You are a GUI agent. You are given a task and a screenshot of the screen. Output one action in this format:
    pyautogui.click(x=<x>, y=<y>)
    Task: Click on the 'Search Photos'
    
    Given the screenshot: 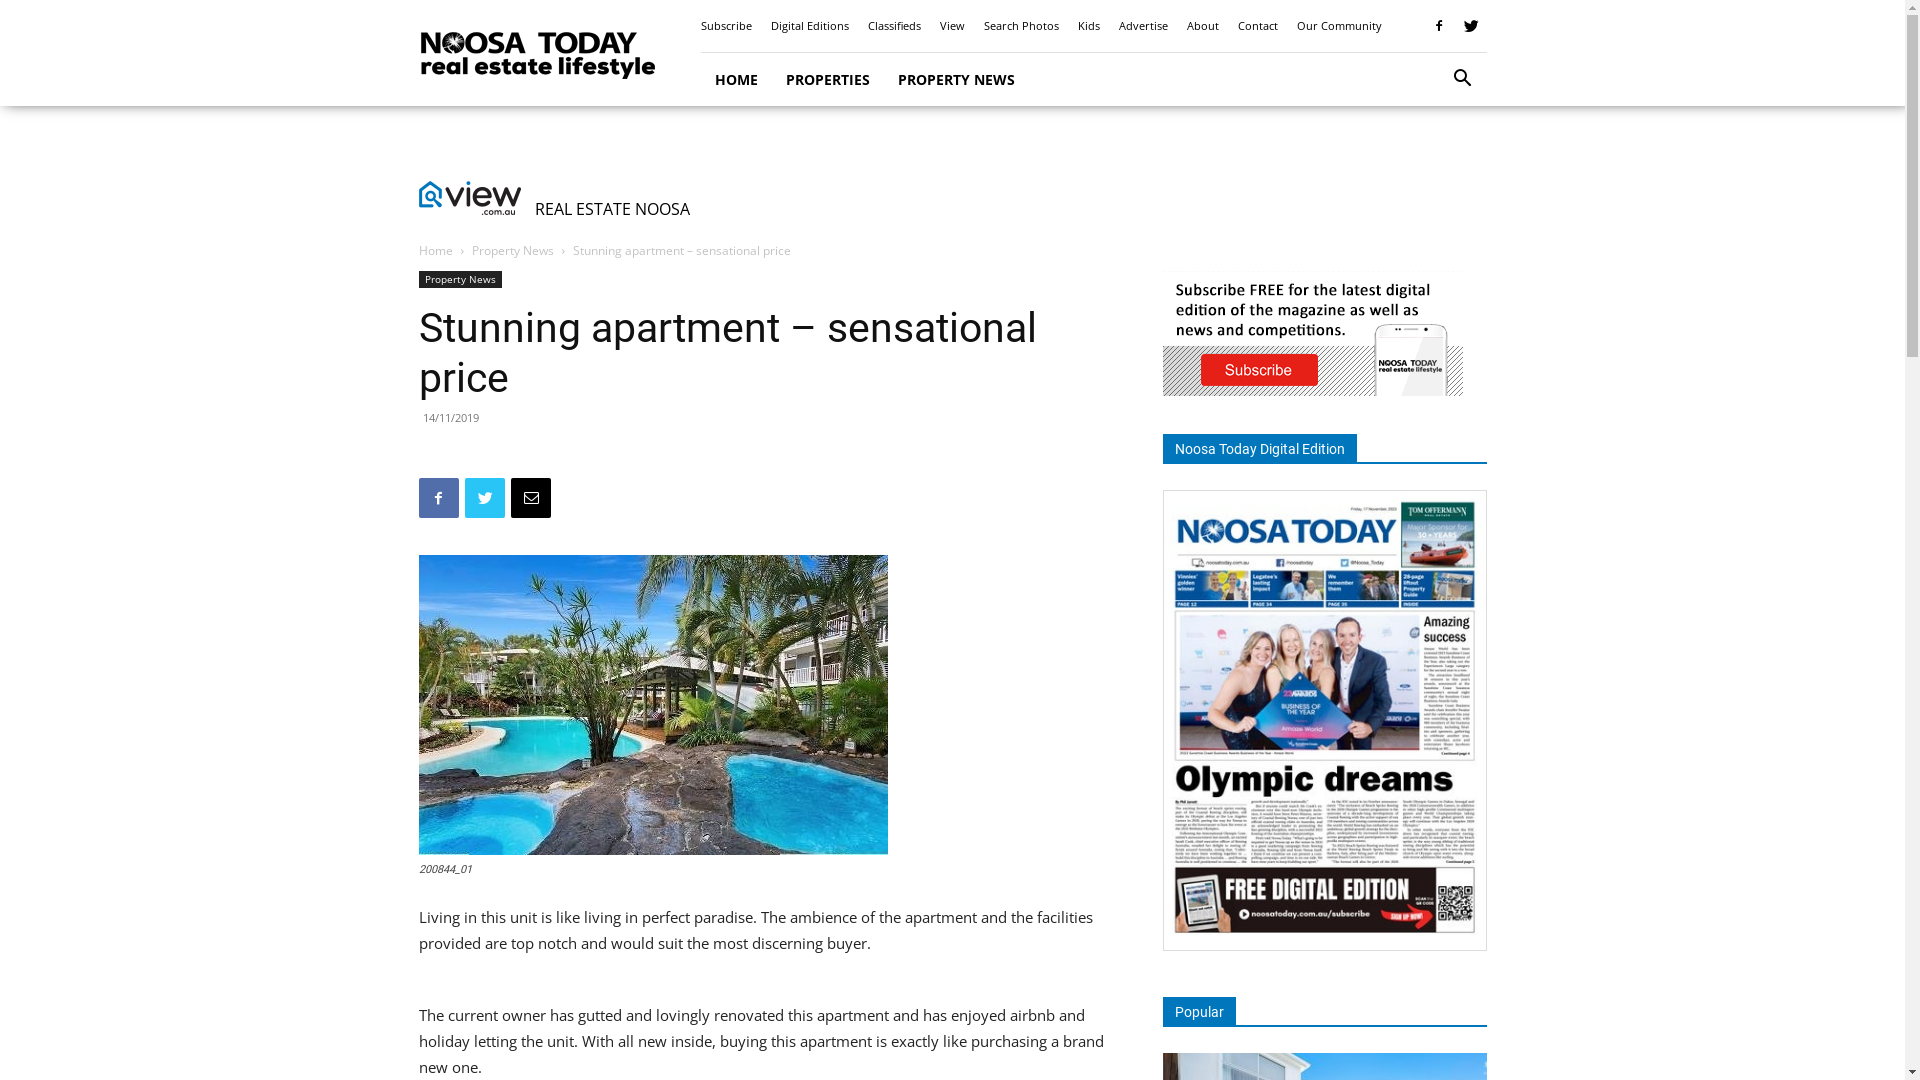 What is the action you would take?
    pyautogui.click(x=1021, y=25)
    